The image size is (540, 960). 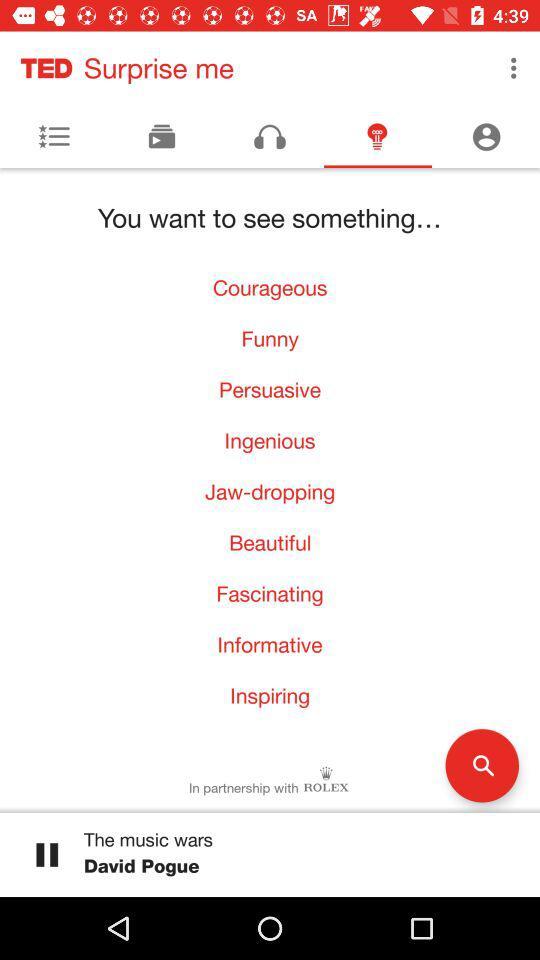 I want to click on icon above jaw-dropping icon, so click(x=270, y=440).